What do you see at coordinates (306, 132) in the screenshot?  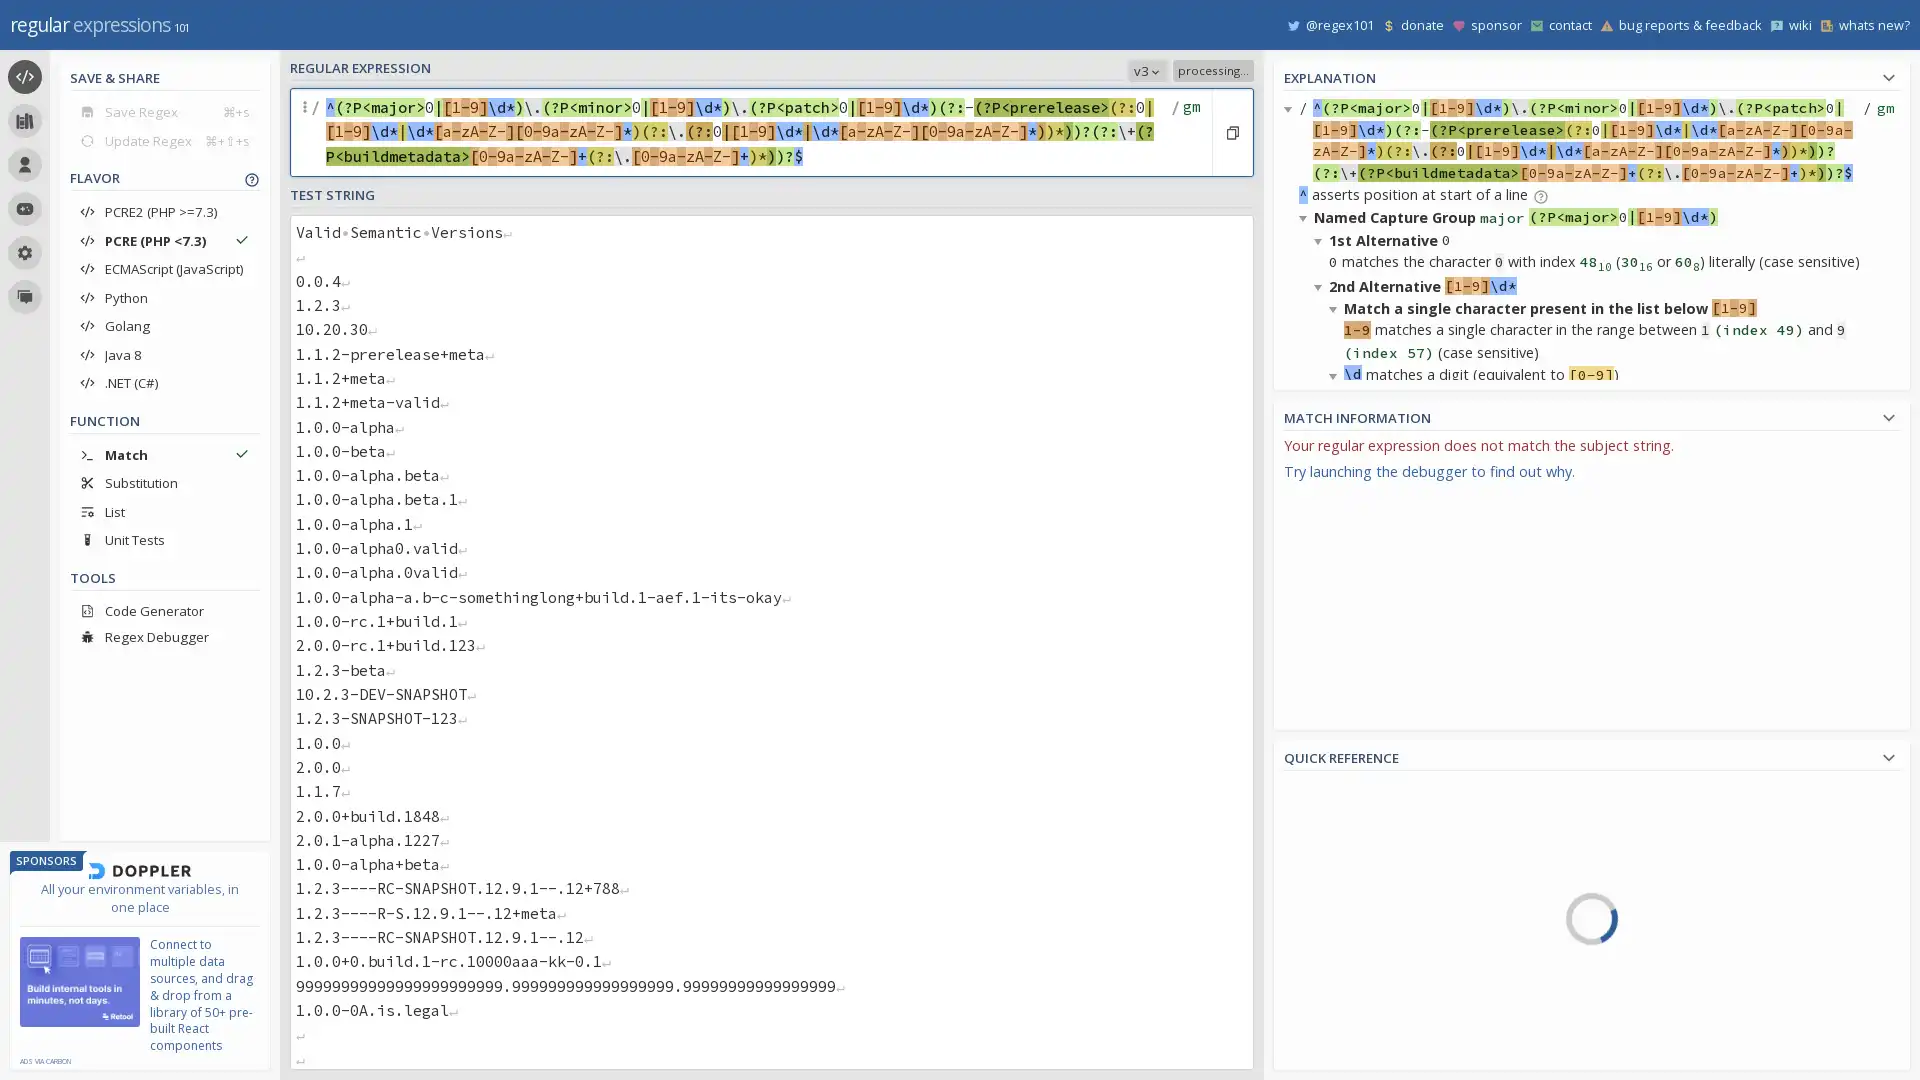 I see `Change delimiter` at bounding box center [306, 132].